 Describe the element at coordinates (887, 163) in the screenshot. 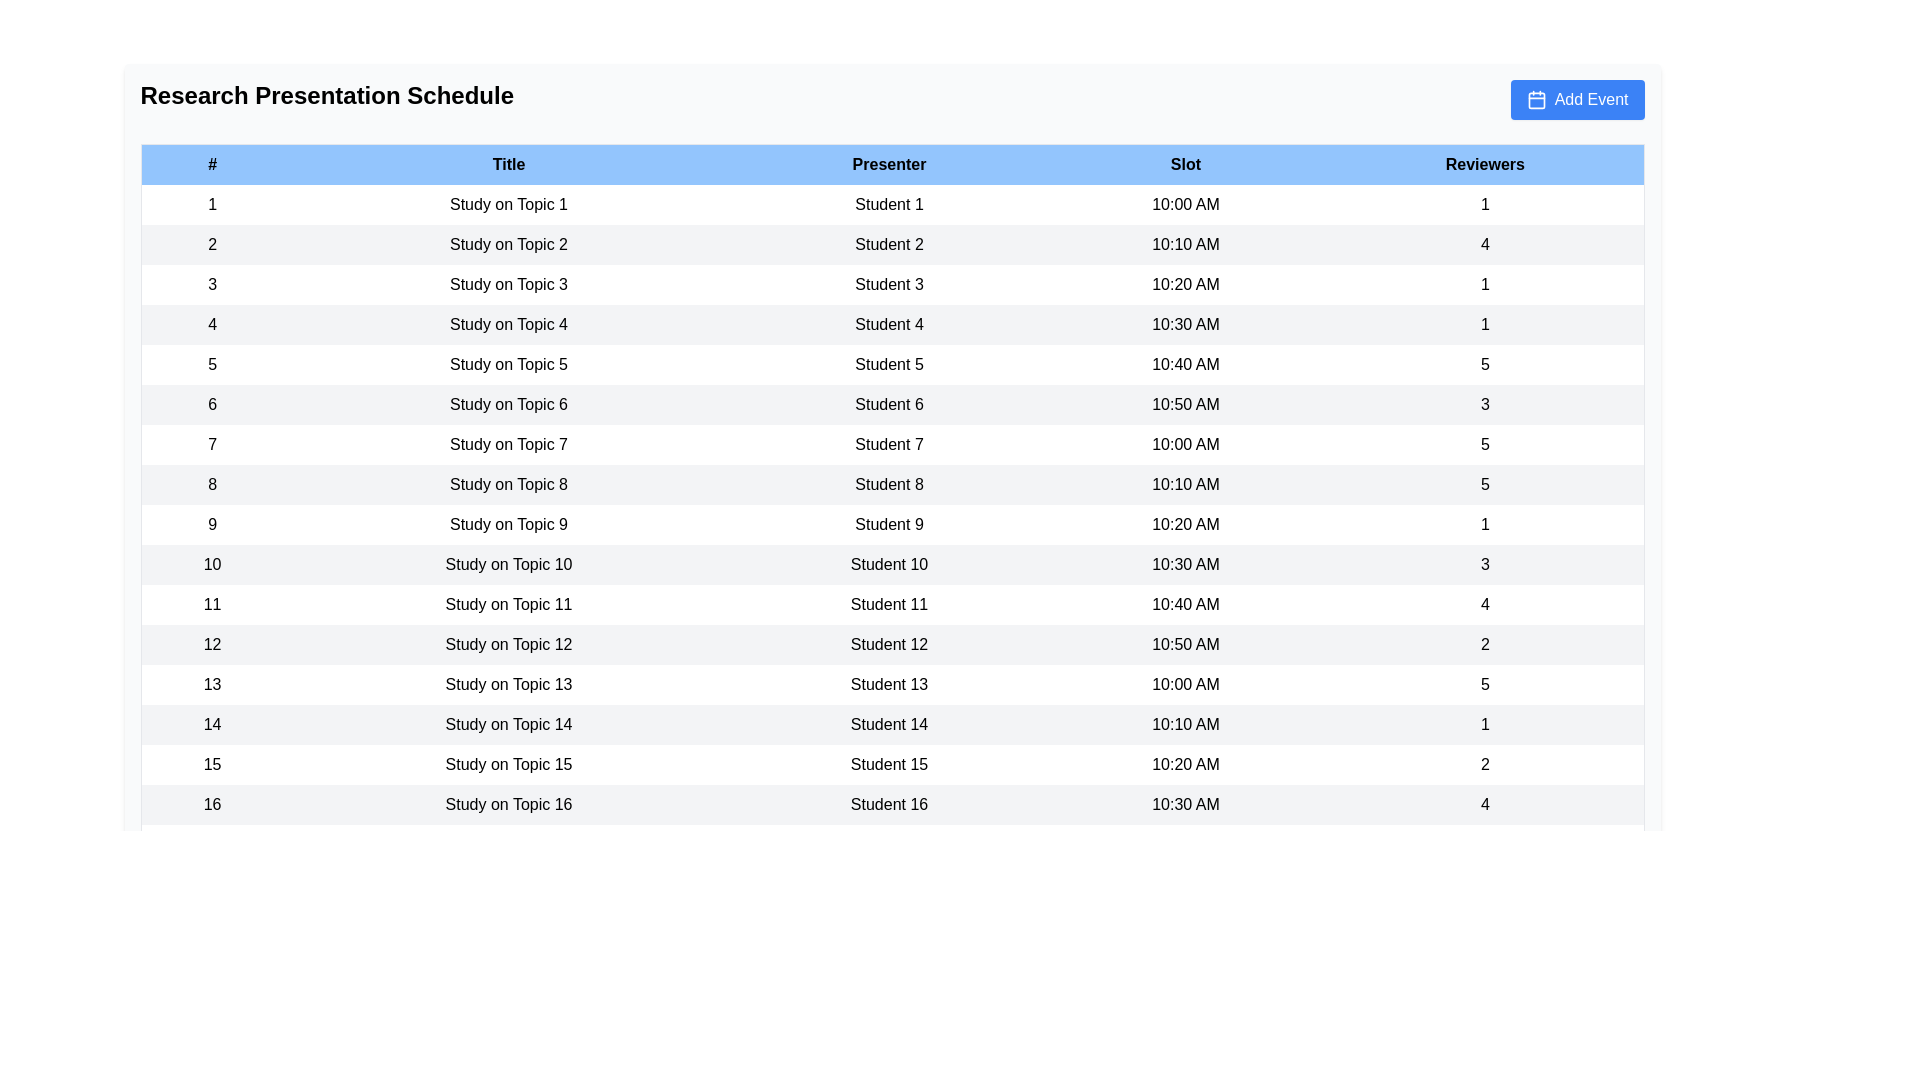

I see `the column header Presenter to sort the table by that column` at that location.